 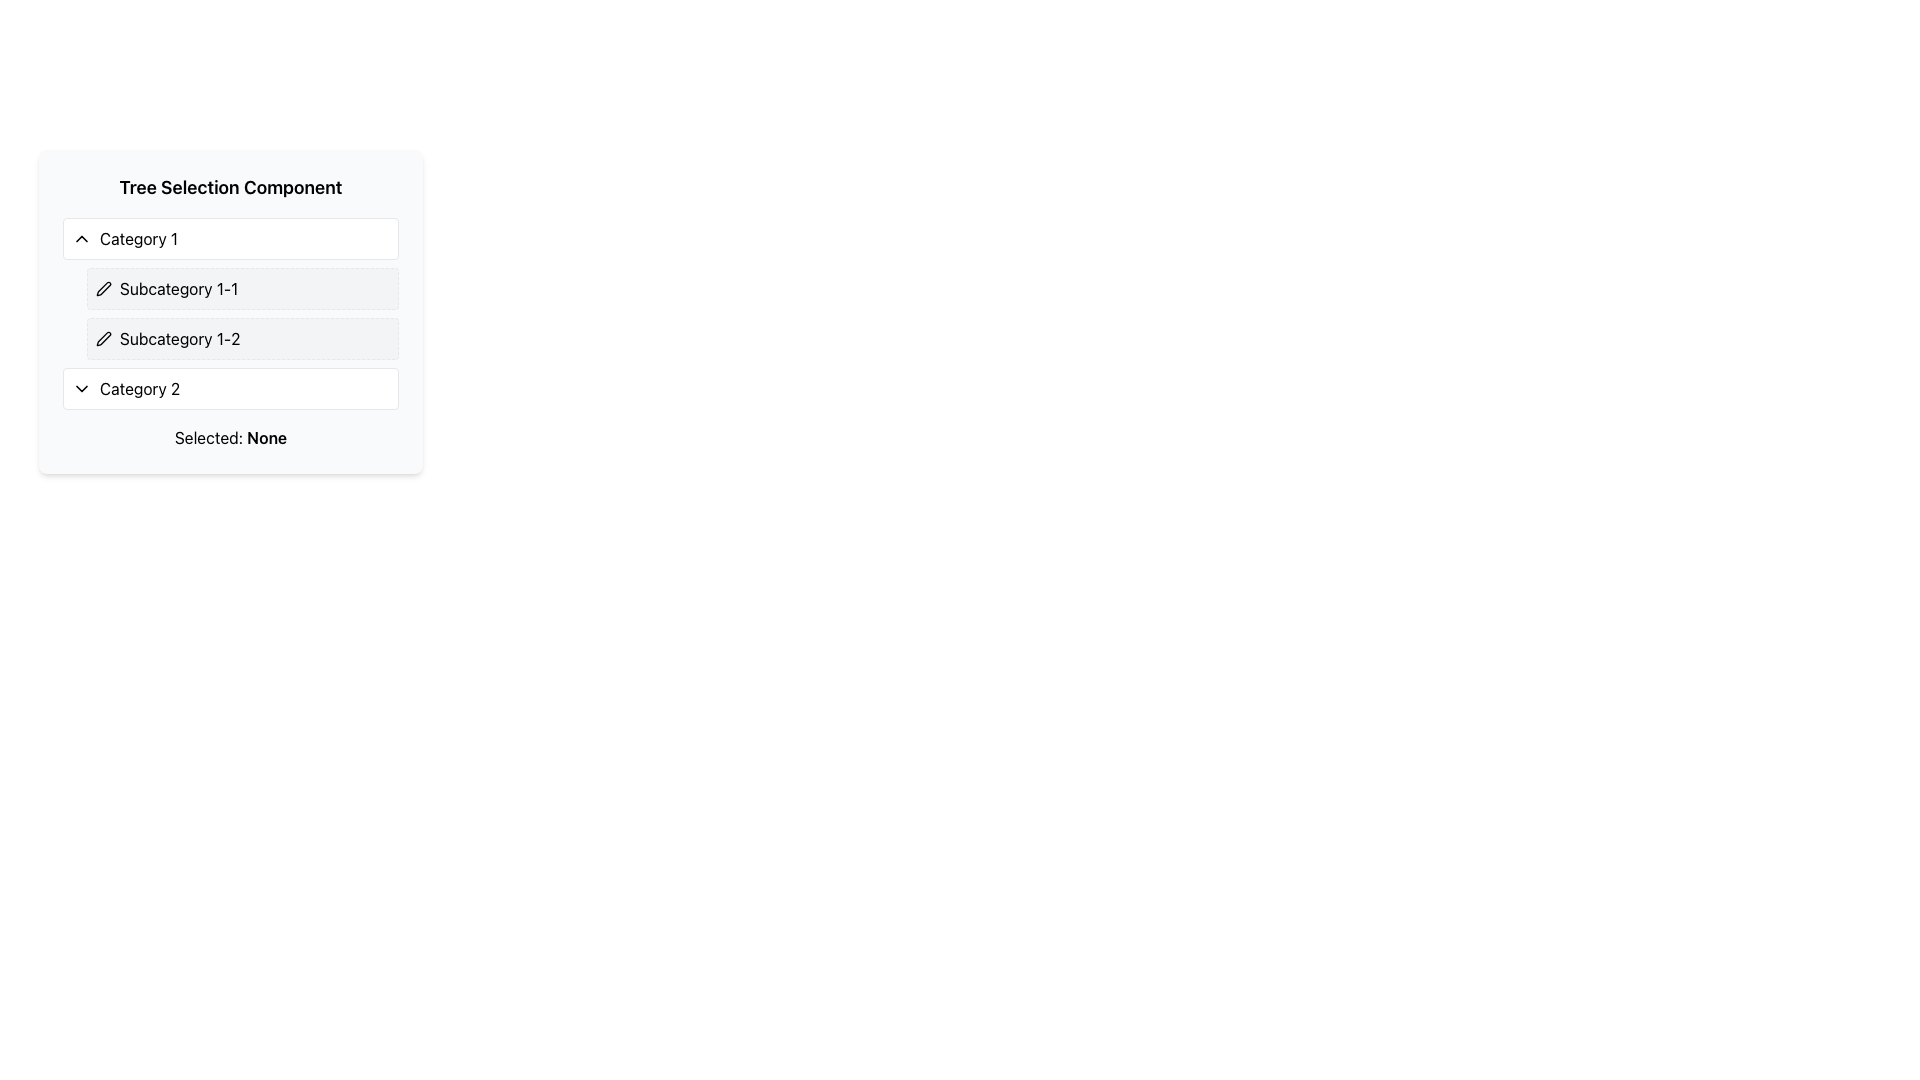 I want to click on the outlined pen icon located to the left of the text 'Subcategory 1-2' in the tree selection interface, so click(x=103, y=289).